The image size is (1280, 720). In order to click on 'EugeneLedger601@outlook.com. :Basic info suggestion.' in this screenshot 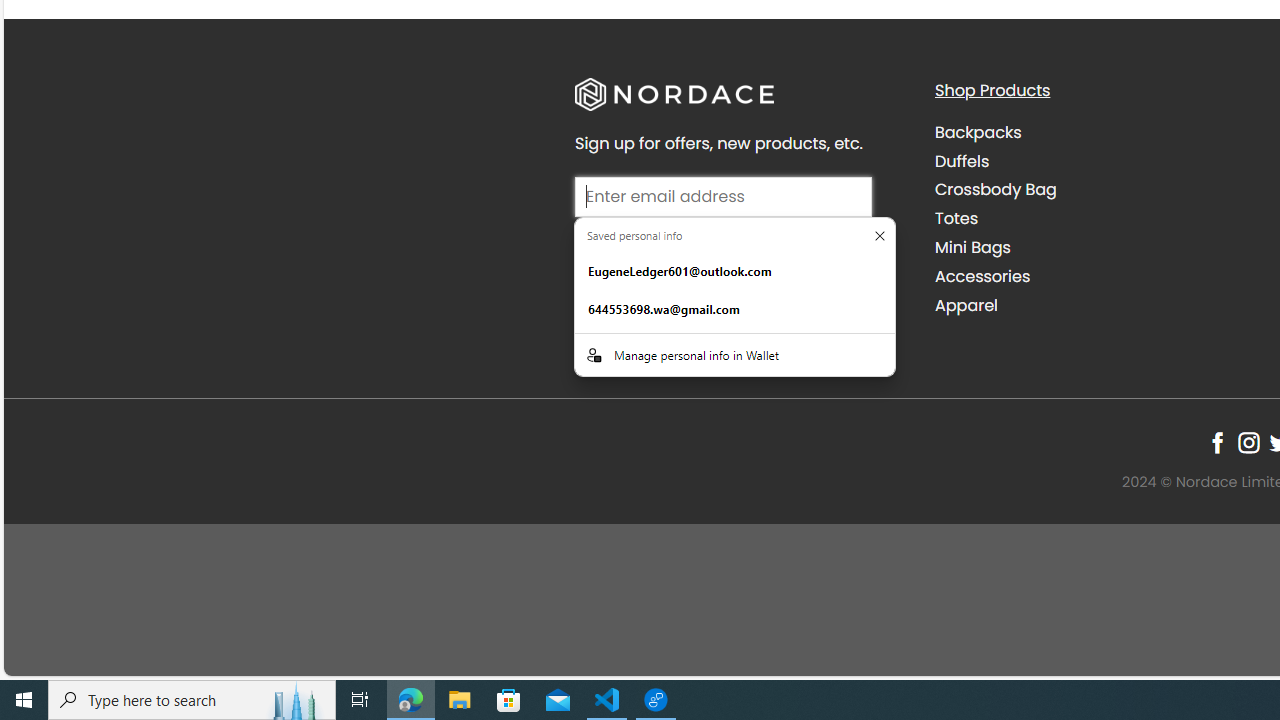, I will do `click(733, 271)`.